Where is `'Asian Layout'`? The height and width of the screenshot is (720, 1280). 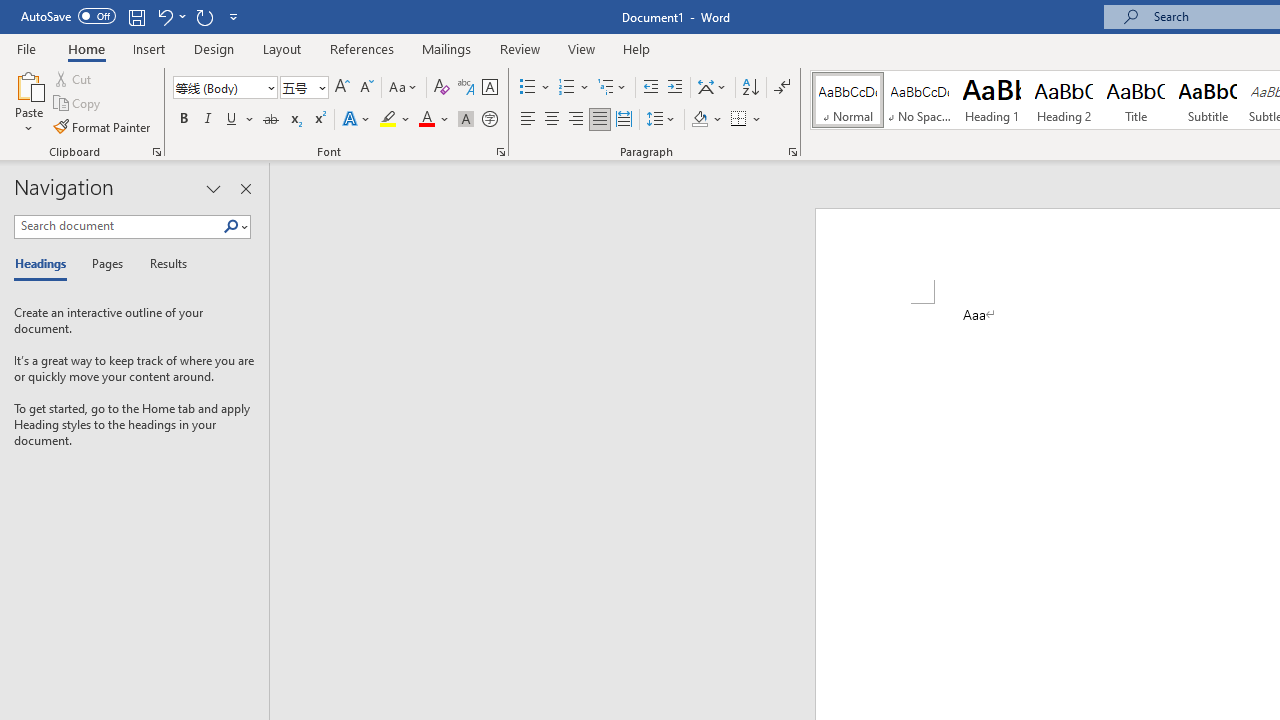 'Asian Layout' is located at coordinates (712, 86).